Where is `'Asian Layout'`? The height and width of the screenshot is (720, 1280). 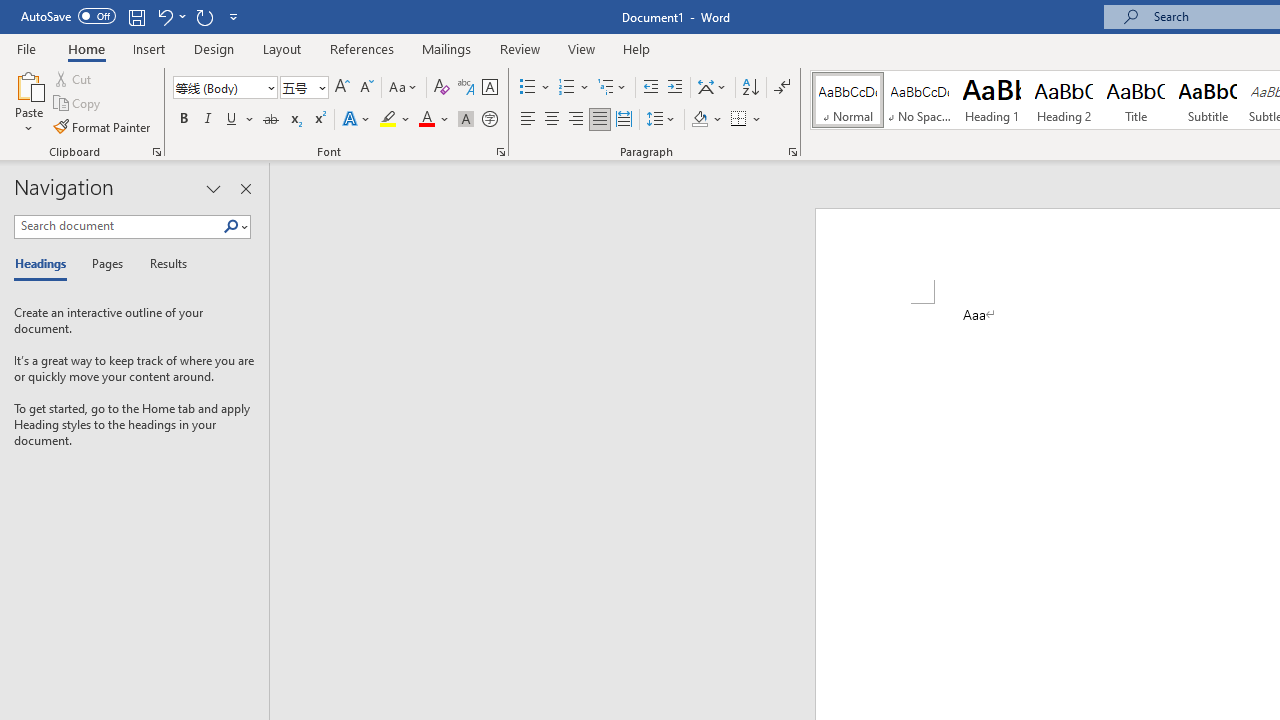 'Asian Layout' is located at coordinates (712, 86).